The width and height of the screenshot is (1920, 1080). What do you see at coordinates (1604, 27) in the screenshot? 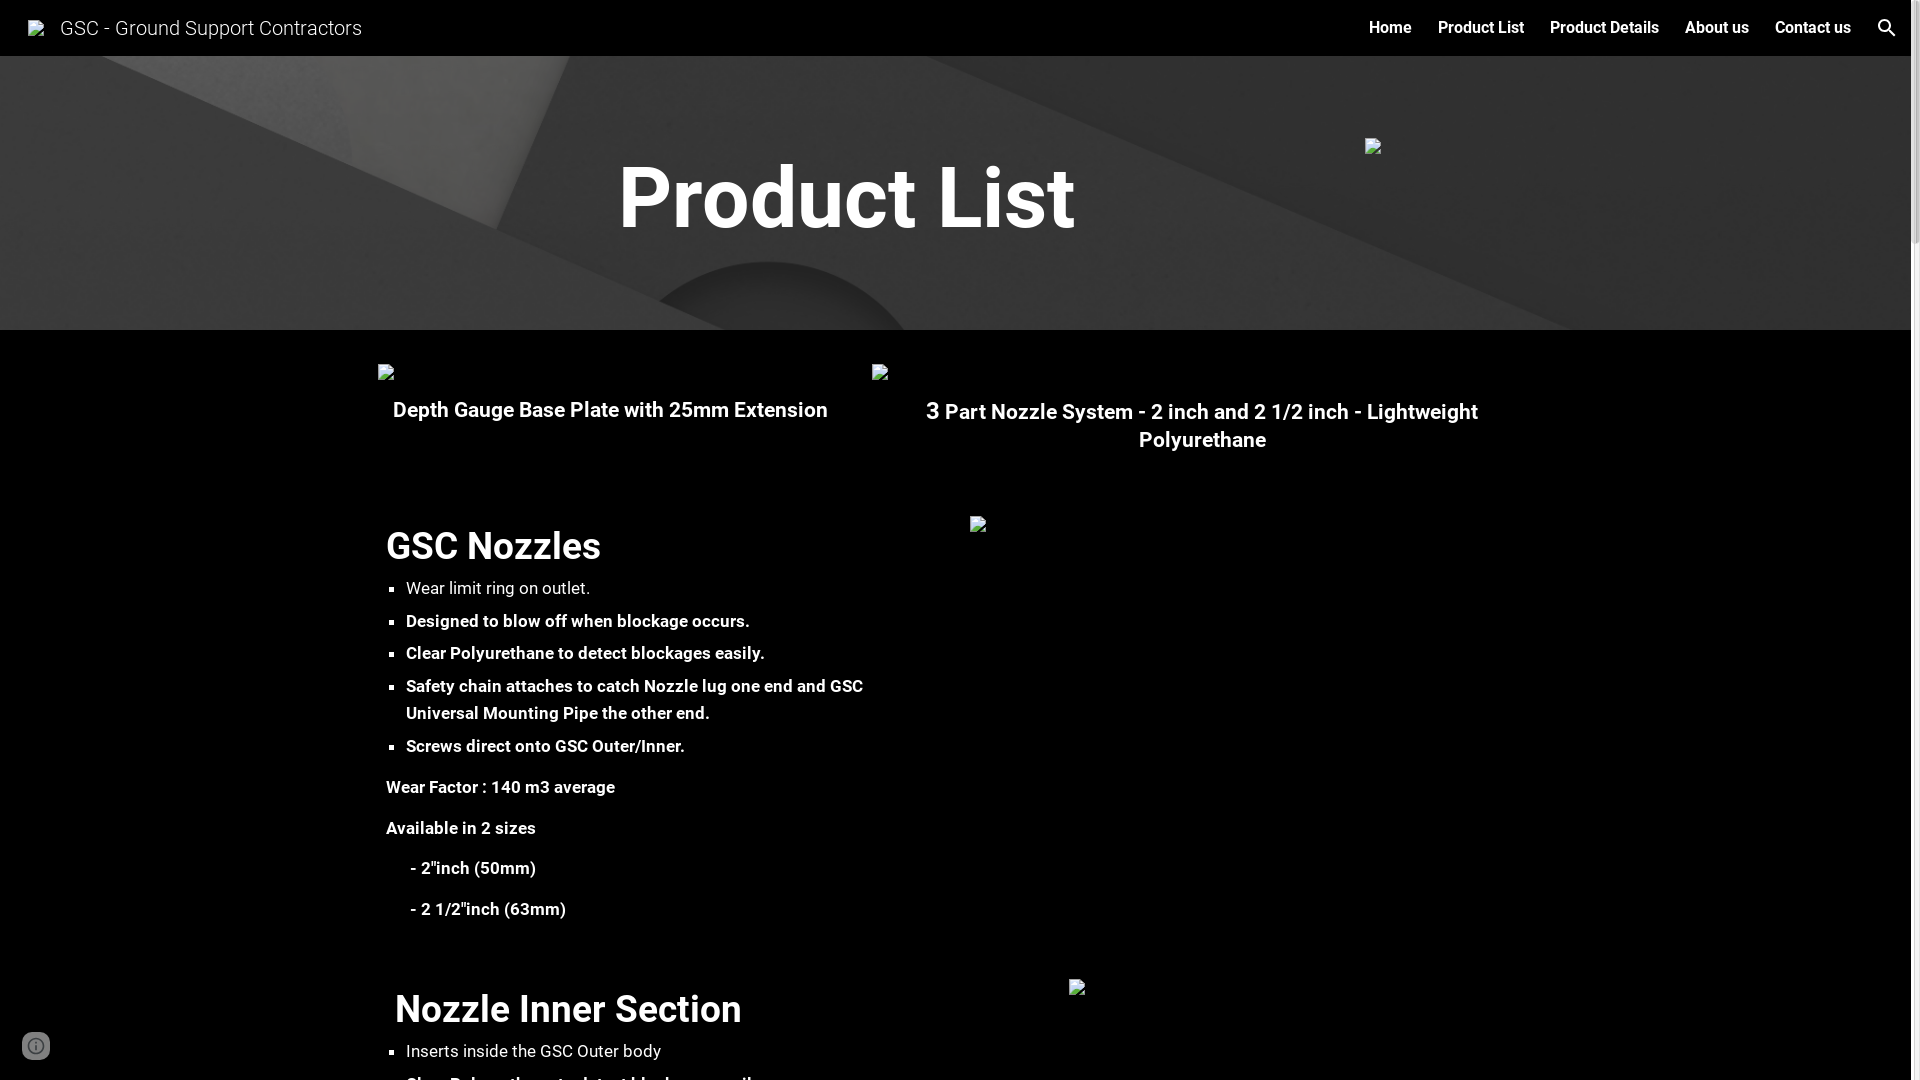
I see `'Product Details'` at bounding box center [1604, 27].